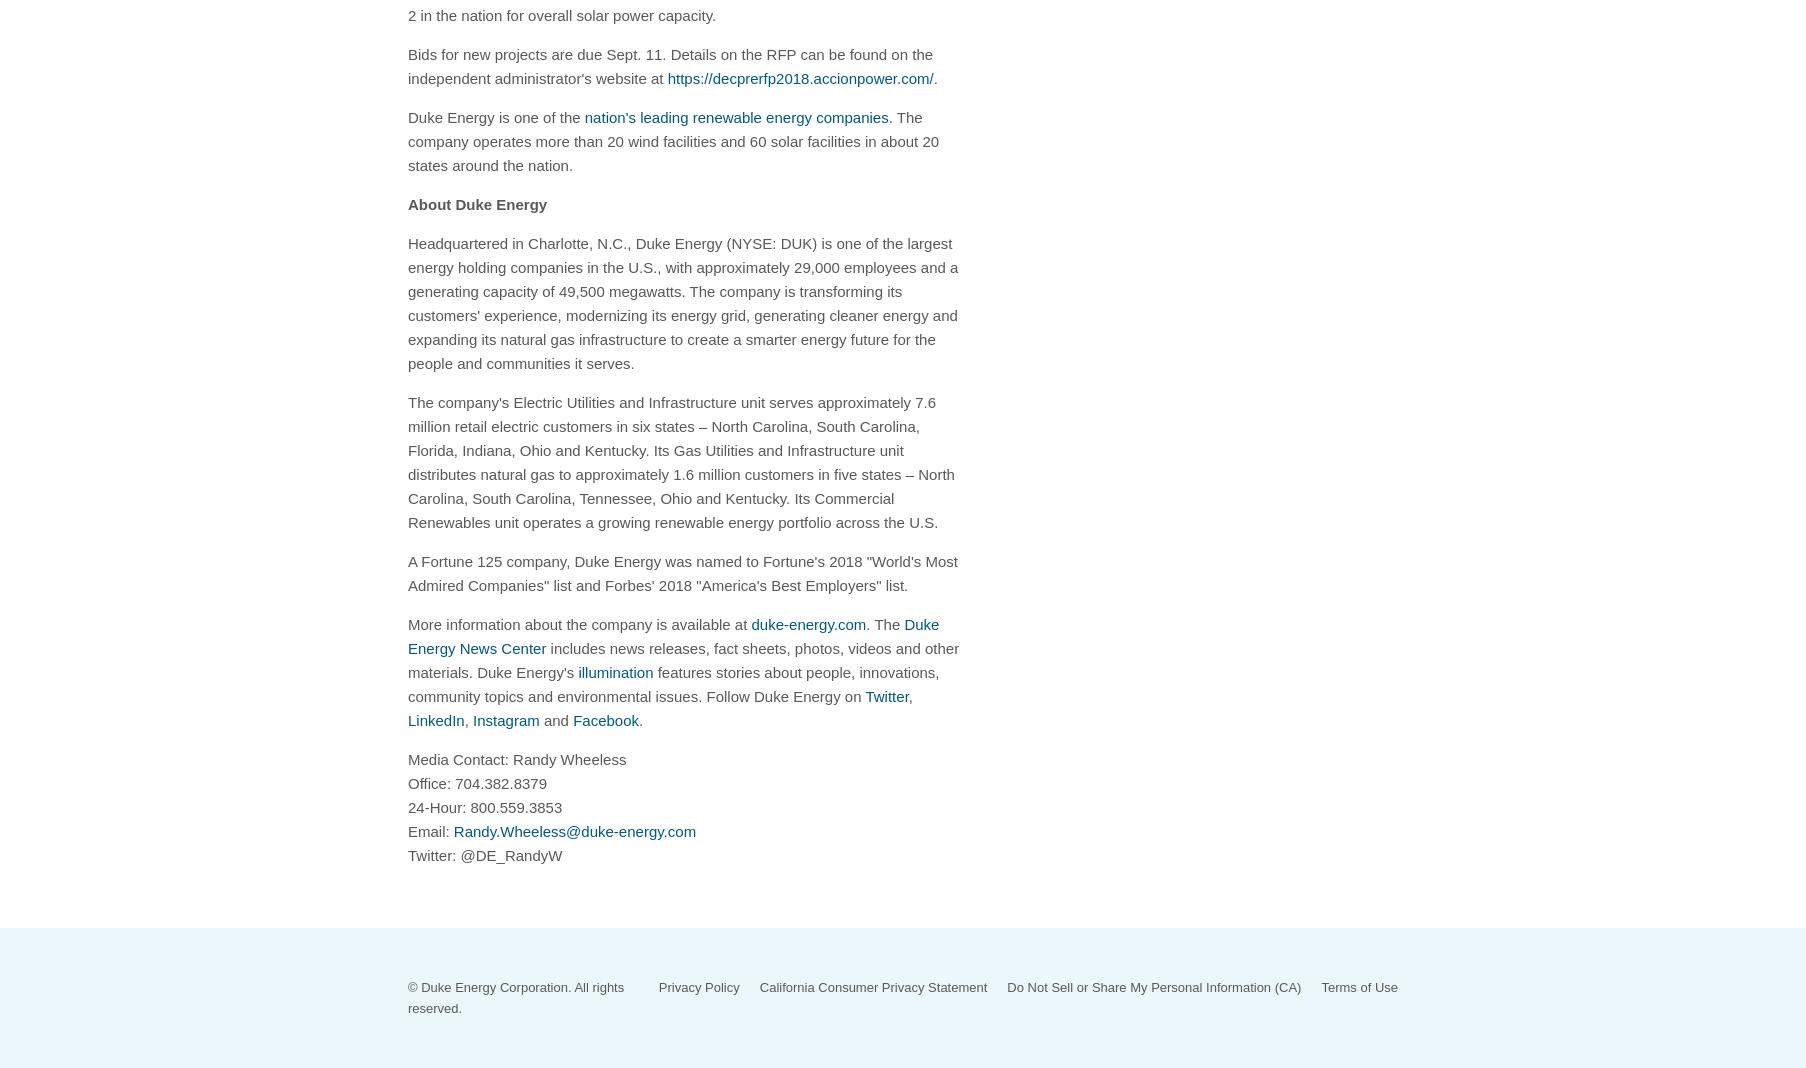 The width and height of the screenshot is (1806, 1068). What do you see at coordinates (697, 986) in the screenshot?
I see `'Privacy Policy'` at bounding box center [697, 986].